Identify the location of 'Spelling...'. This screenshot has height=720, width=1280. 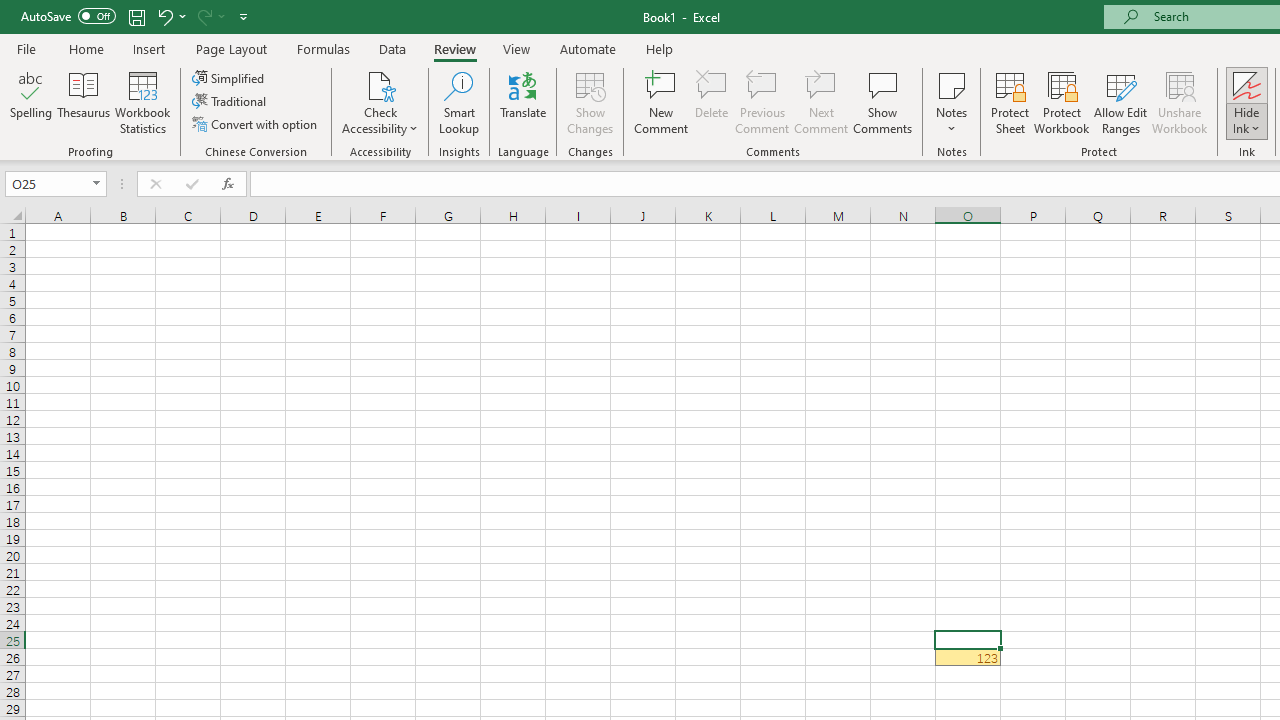
(31, 103).